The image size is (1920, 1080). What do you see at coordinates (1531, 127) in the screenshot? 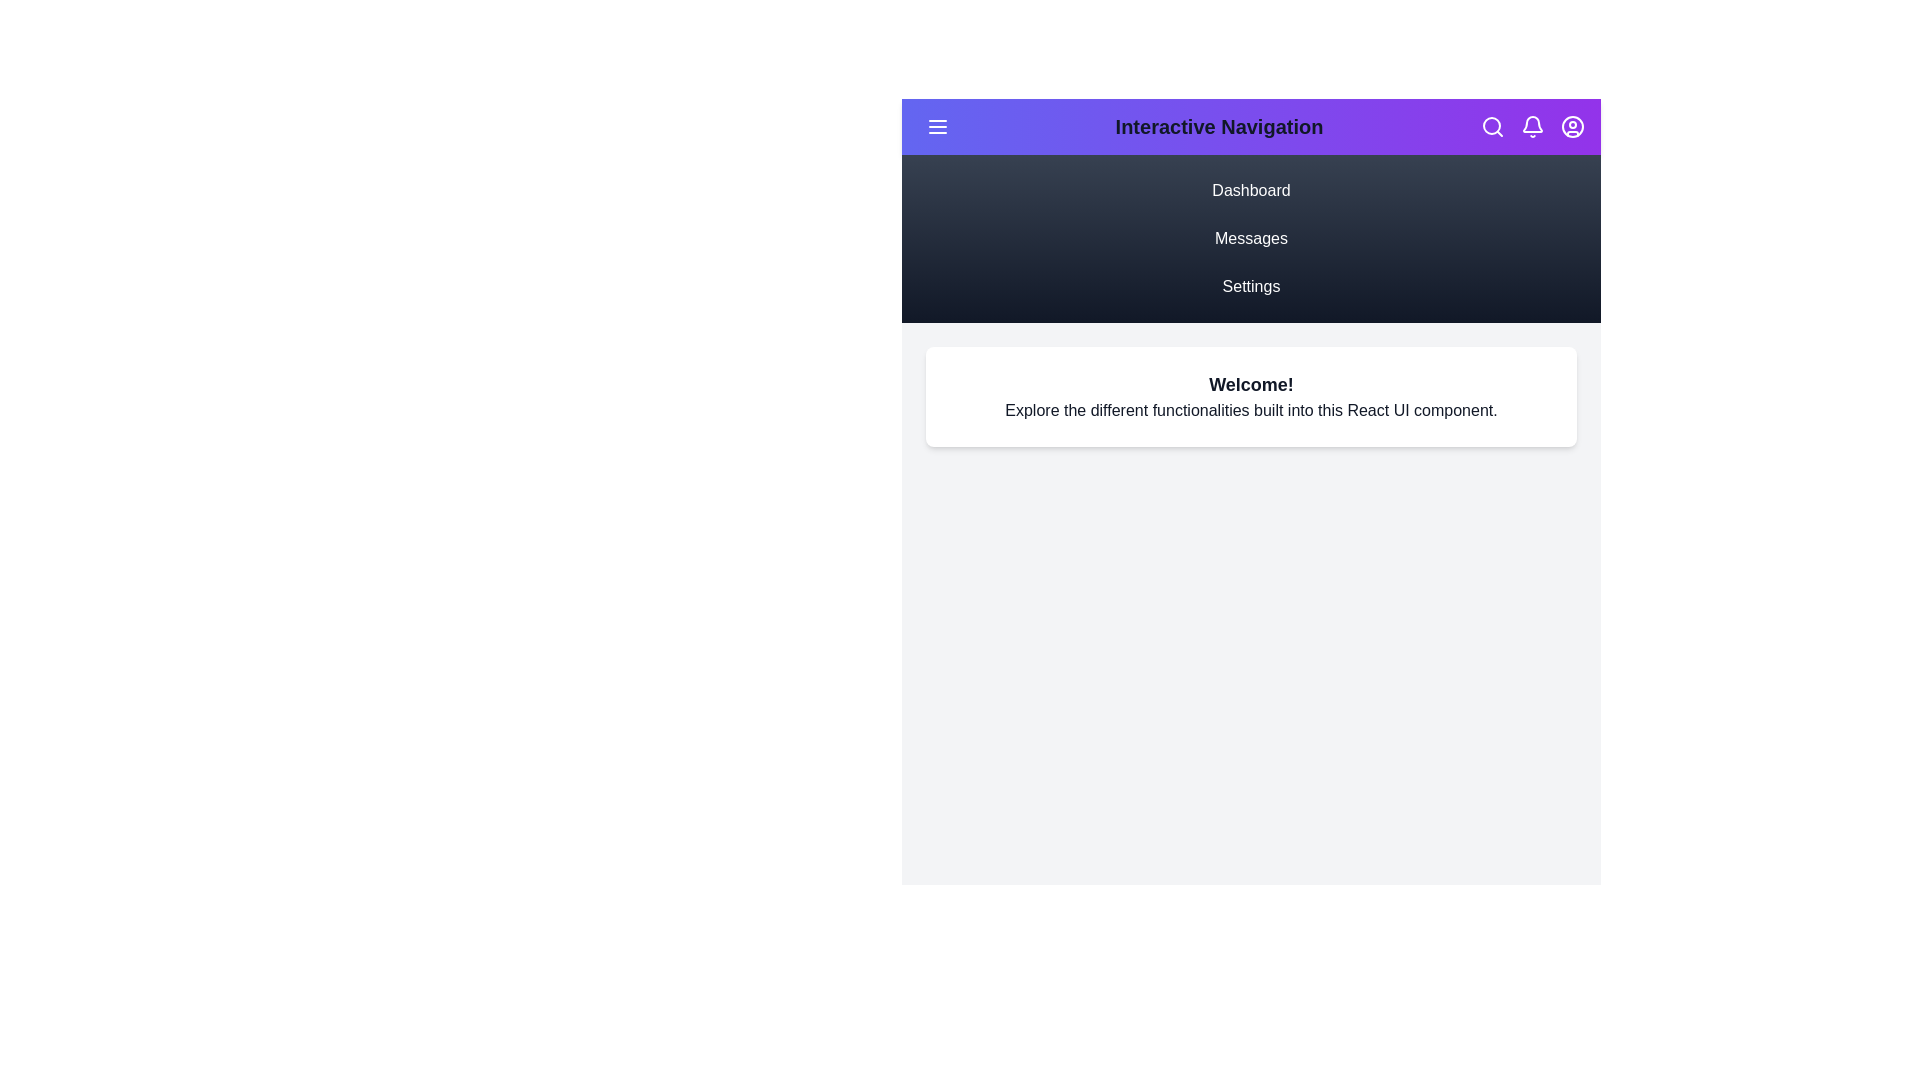
I see `the Bell icon in the action bar` at bounding box center [1531, 127].